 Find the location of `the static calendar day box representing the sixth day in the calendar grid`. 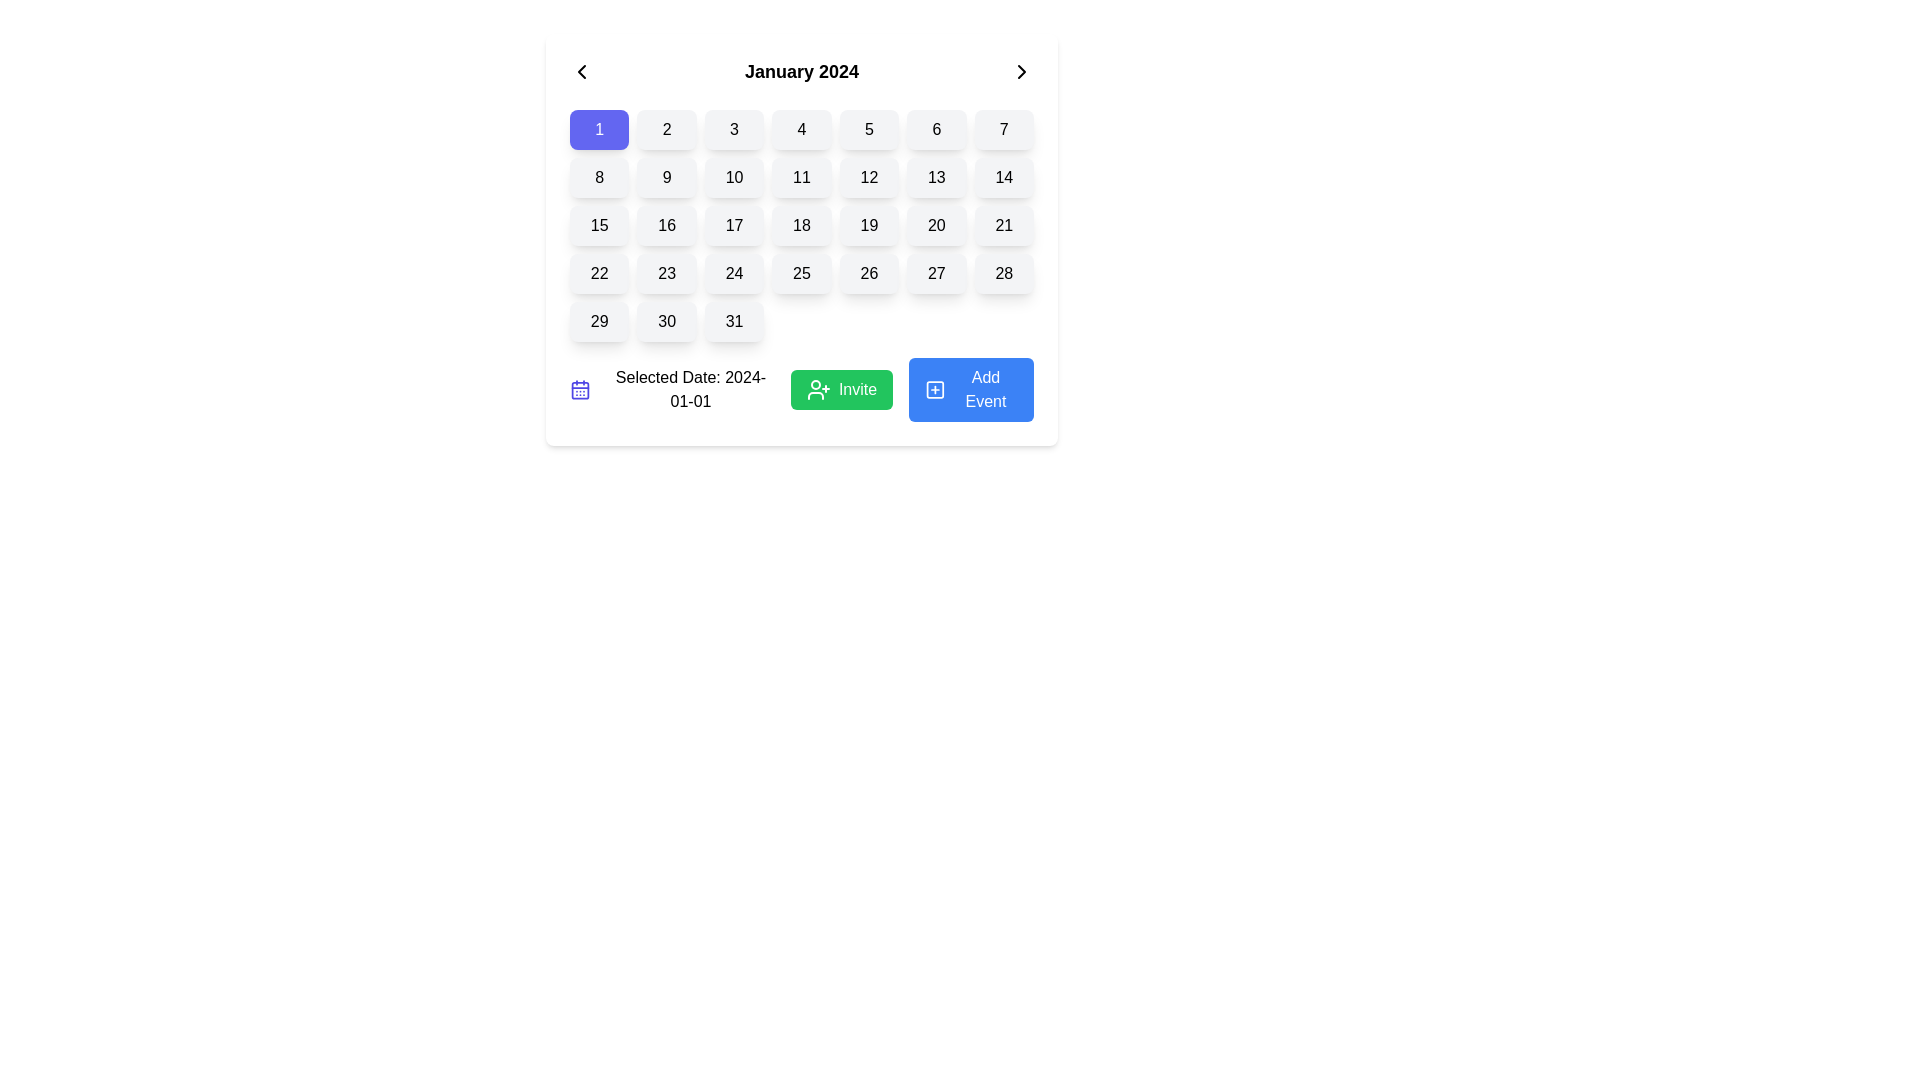

the static calendar day box representing the sixth day in the calendar grid is located at coordinates (935, 130).